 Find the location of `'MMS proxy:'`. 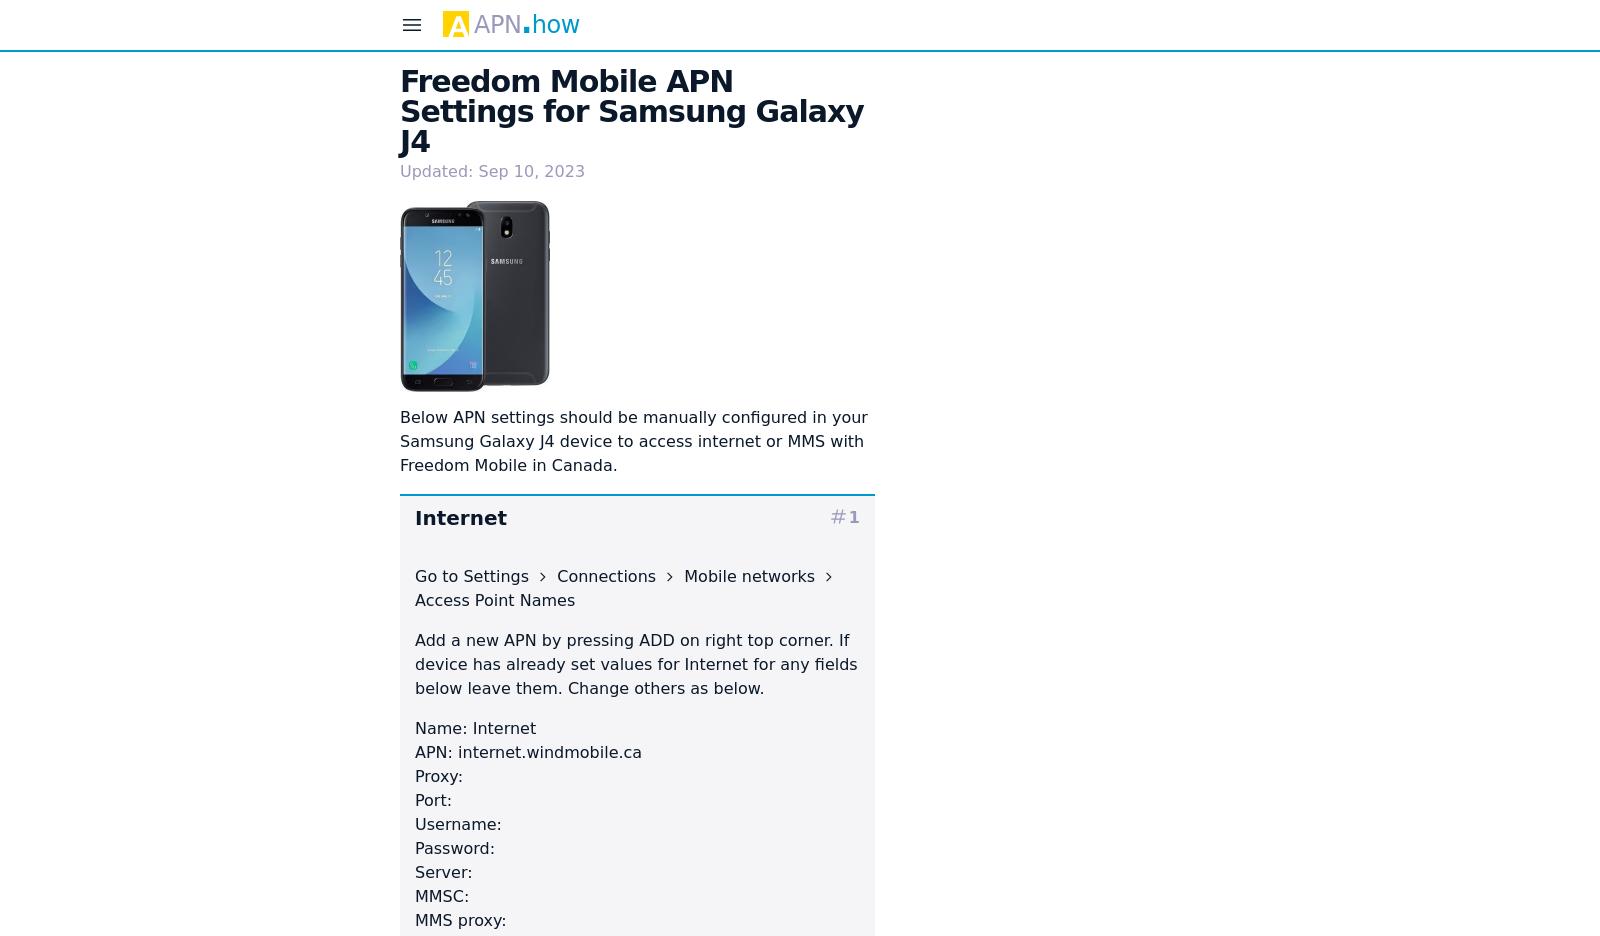

'MMS proxy:' is located at coordinates (459, 919).